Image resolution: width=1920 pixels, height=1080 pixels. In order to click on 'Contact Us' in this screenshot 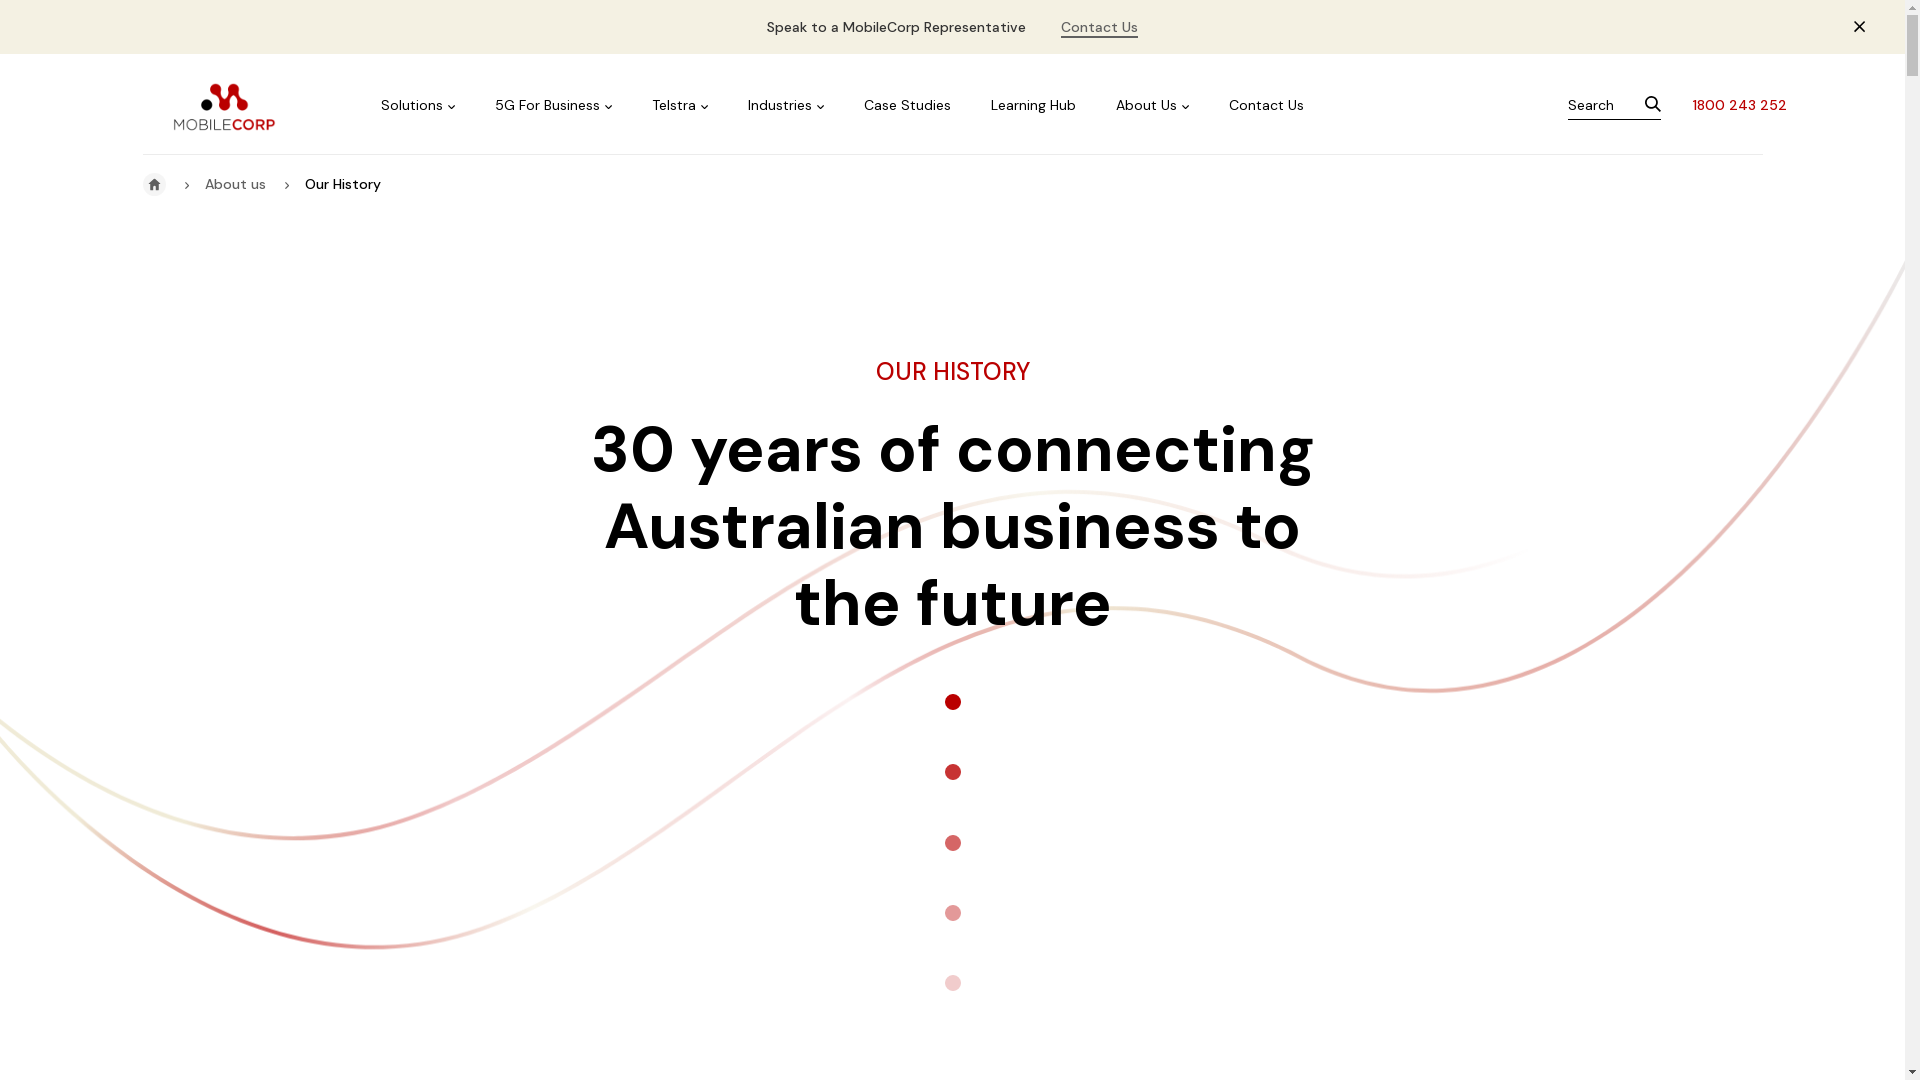, I will do `click(1098, 27)`.